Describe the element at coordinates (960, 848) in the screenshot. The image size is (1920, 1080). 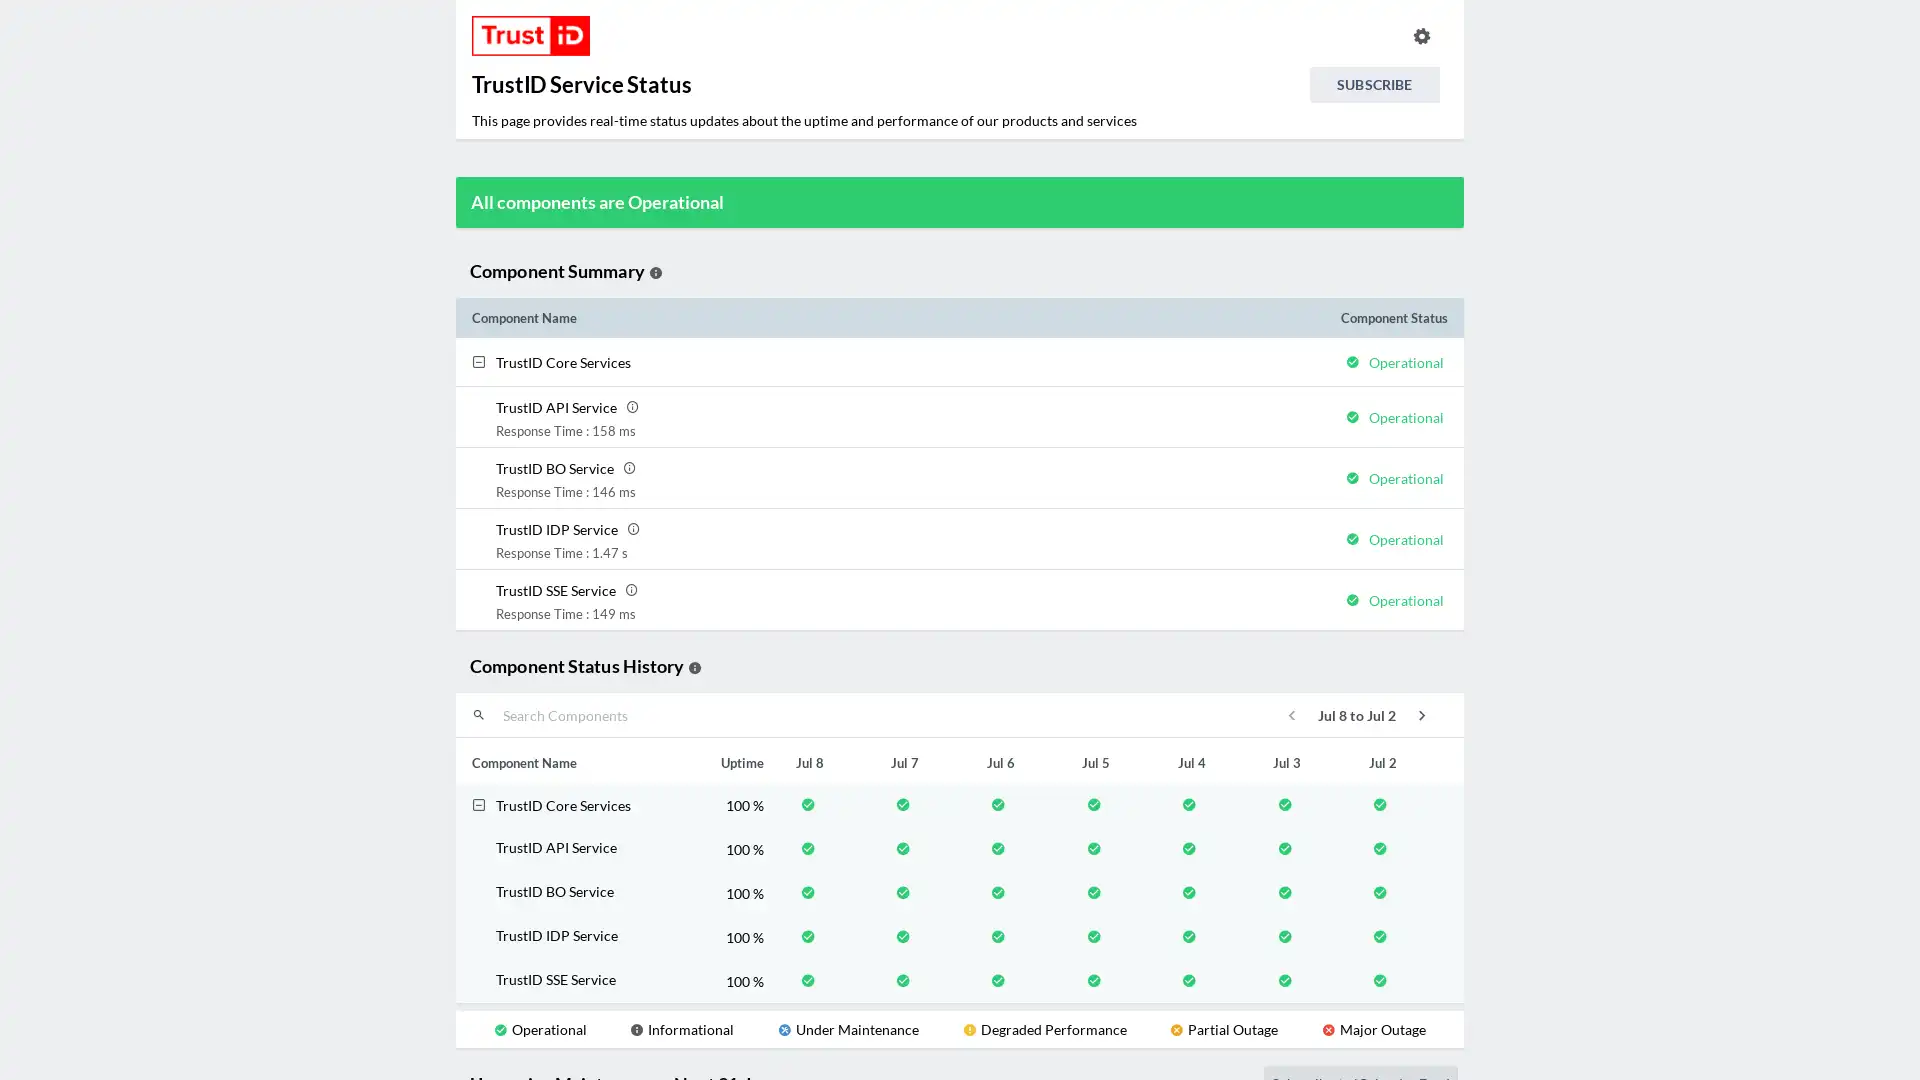
I see `TrustID API Service 100 %` at that location.